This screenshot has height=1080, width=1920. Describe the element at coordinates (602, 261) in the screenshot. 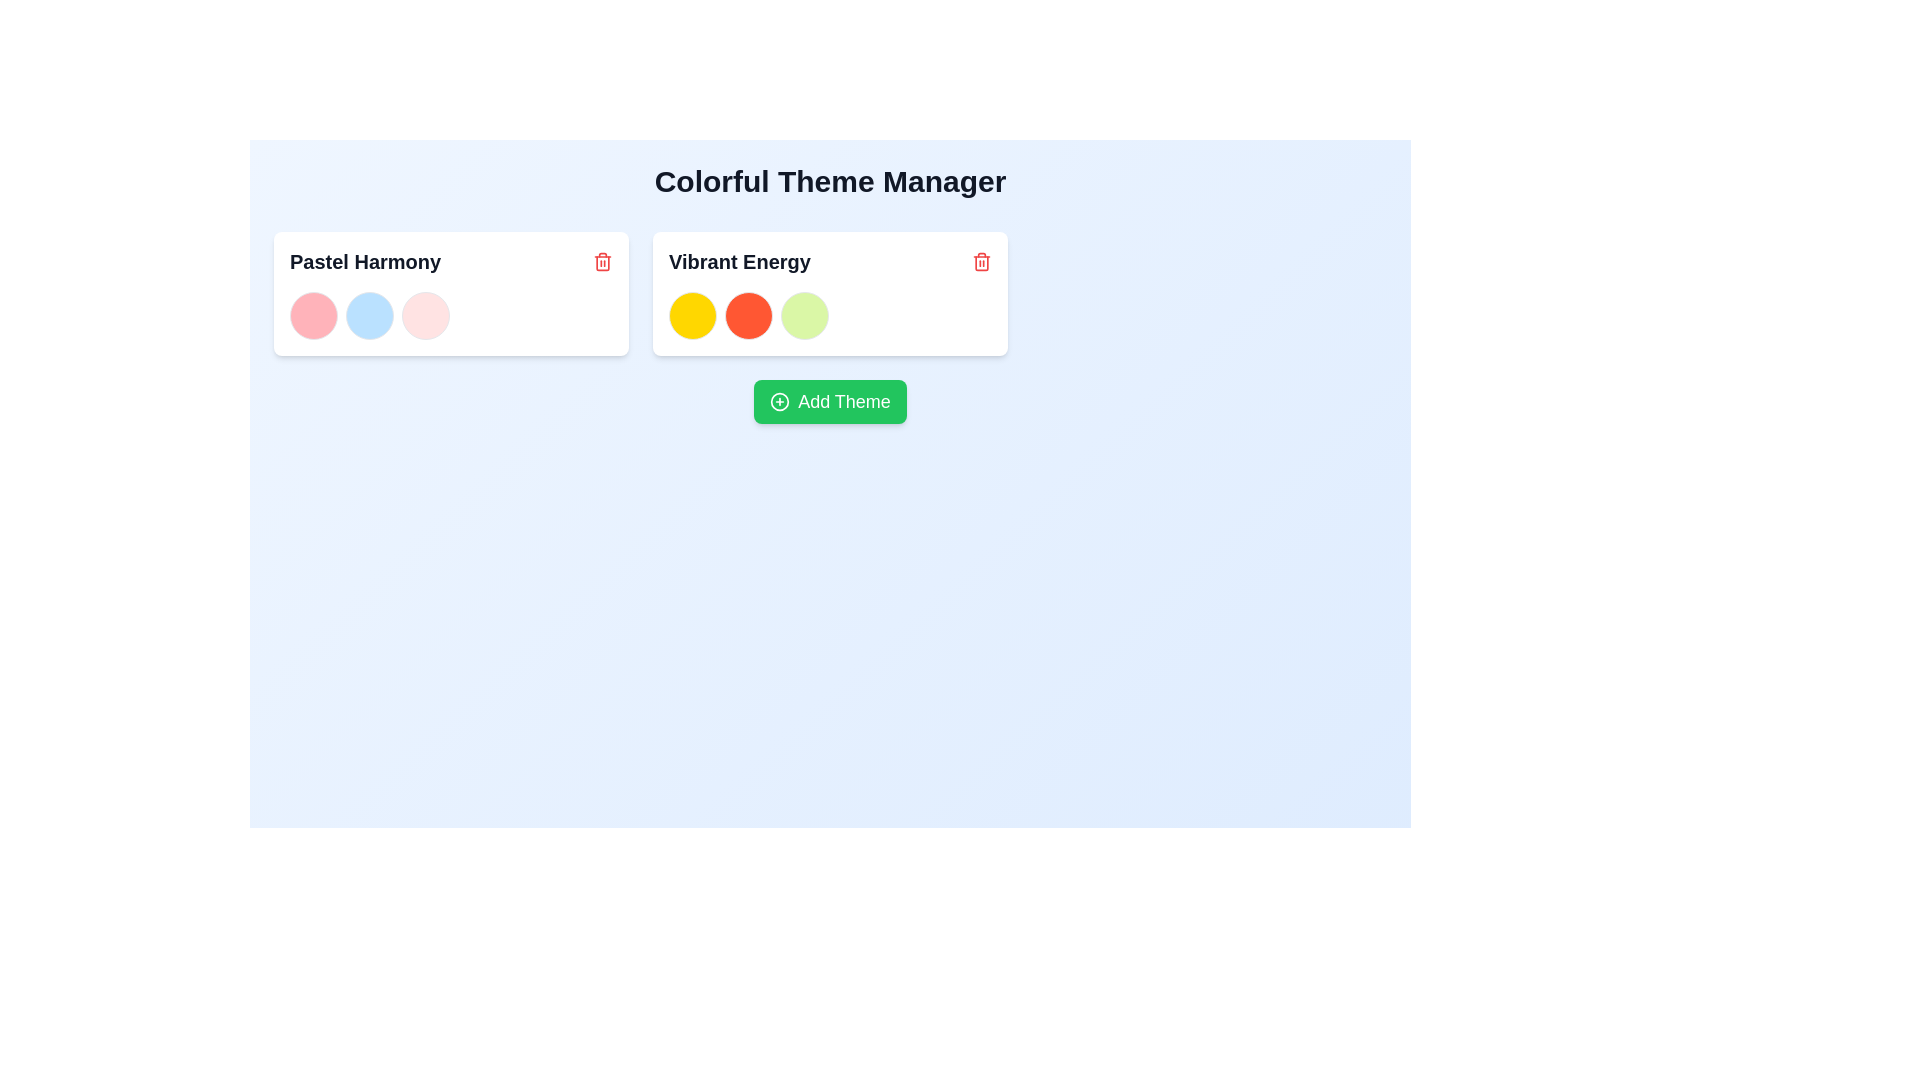

I see `the delete button located at the top-right corner of the 'Pastel Harmony' card` at that location.